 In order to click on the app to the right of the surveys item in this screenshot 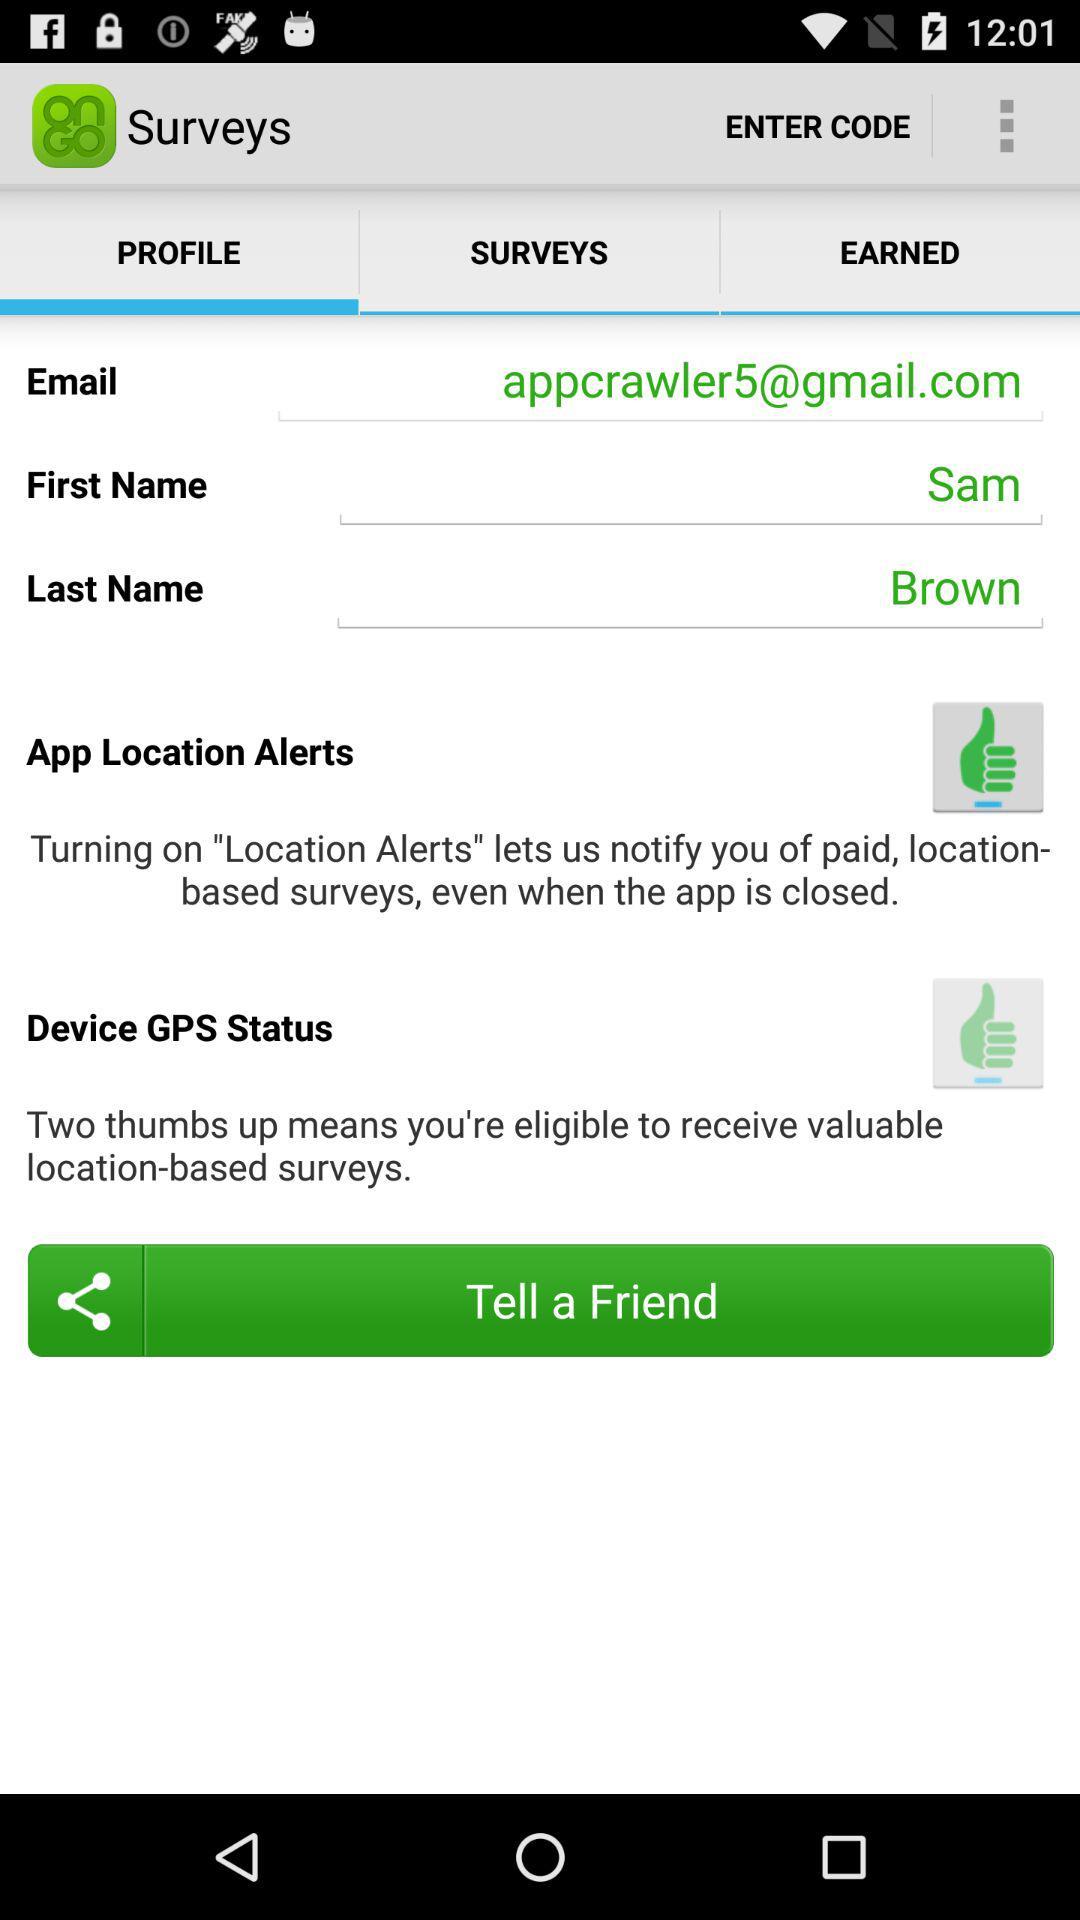, I will do `click(817, 124)`.